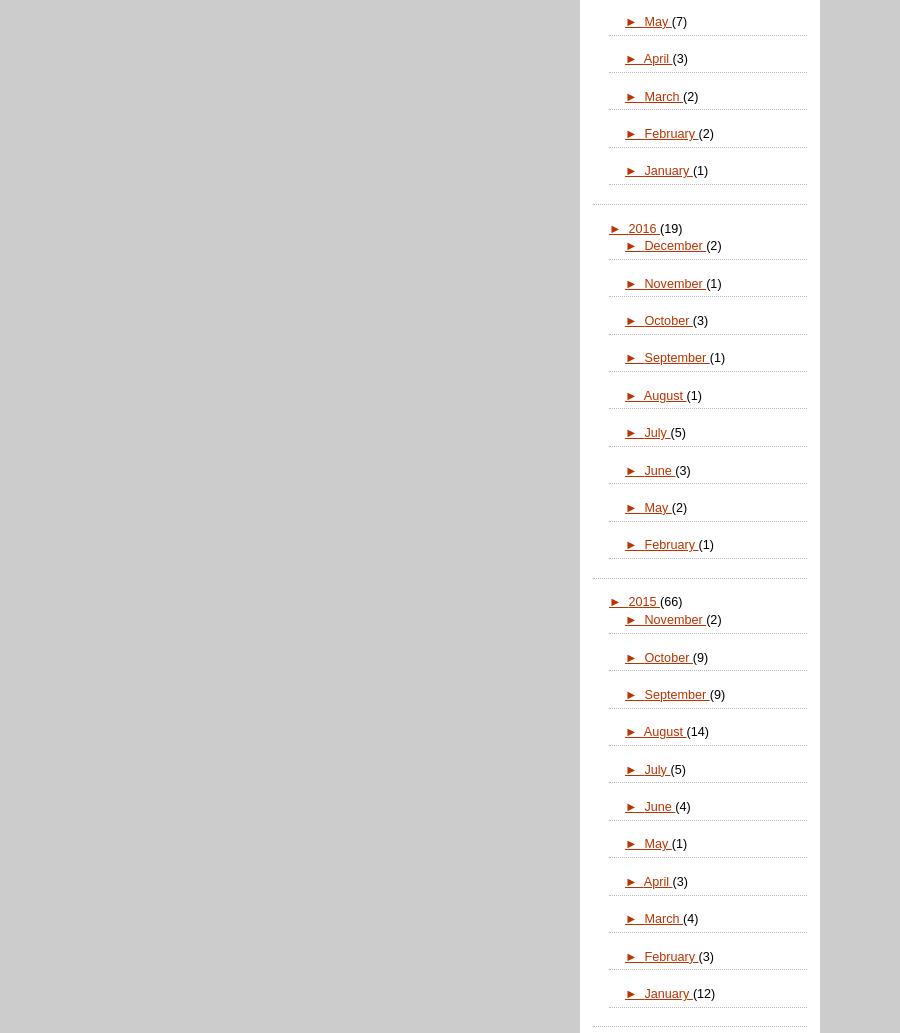 The image size is (900, 1033). I want to click on '(12)', so click(691, 992).